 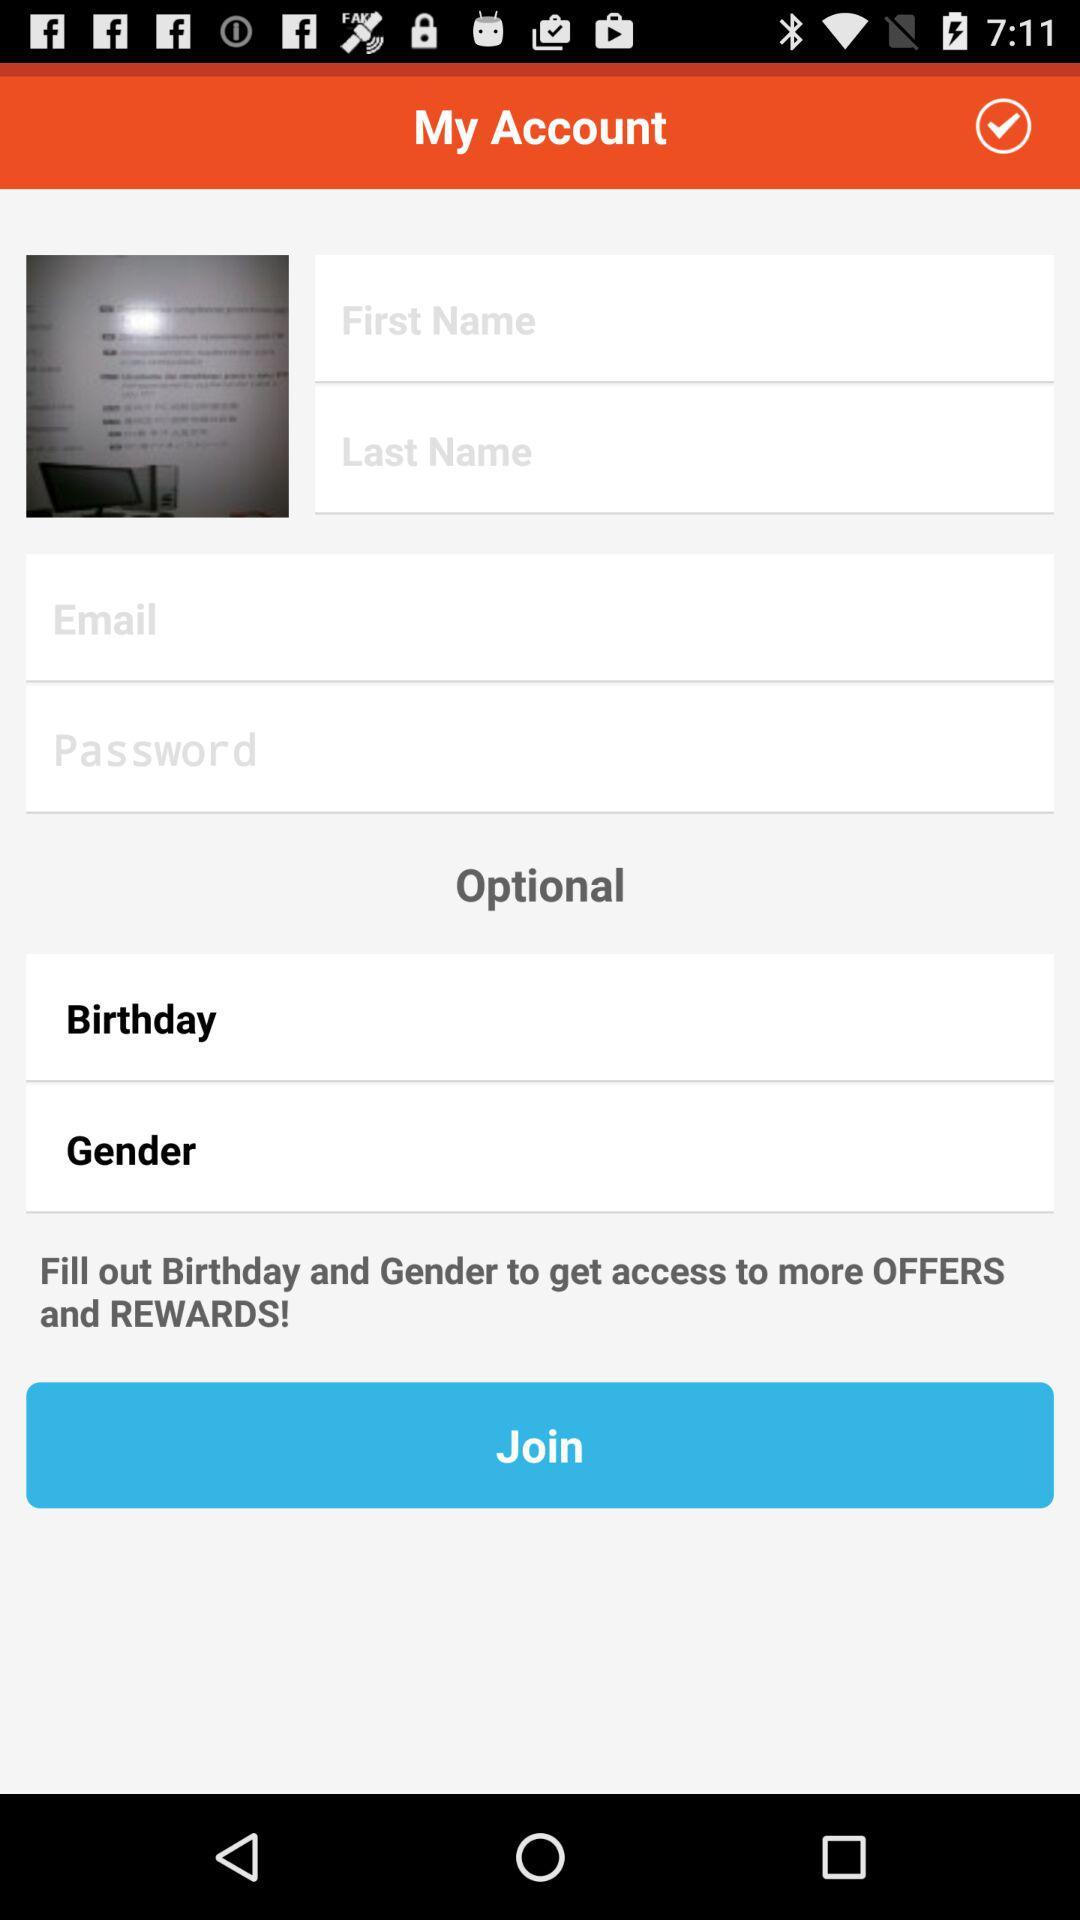 What do you see at coordinates (540, 1445) in the screenshot?
I see `the join` at bounding box center [540, 1445].